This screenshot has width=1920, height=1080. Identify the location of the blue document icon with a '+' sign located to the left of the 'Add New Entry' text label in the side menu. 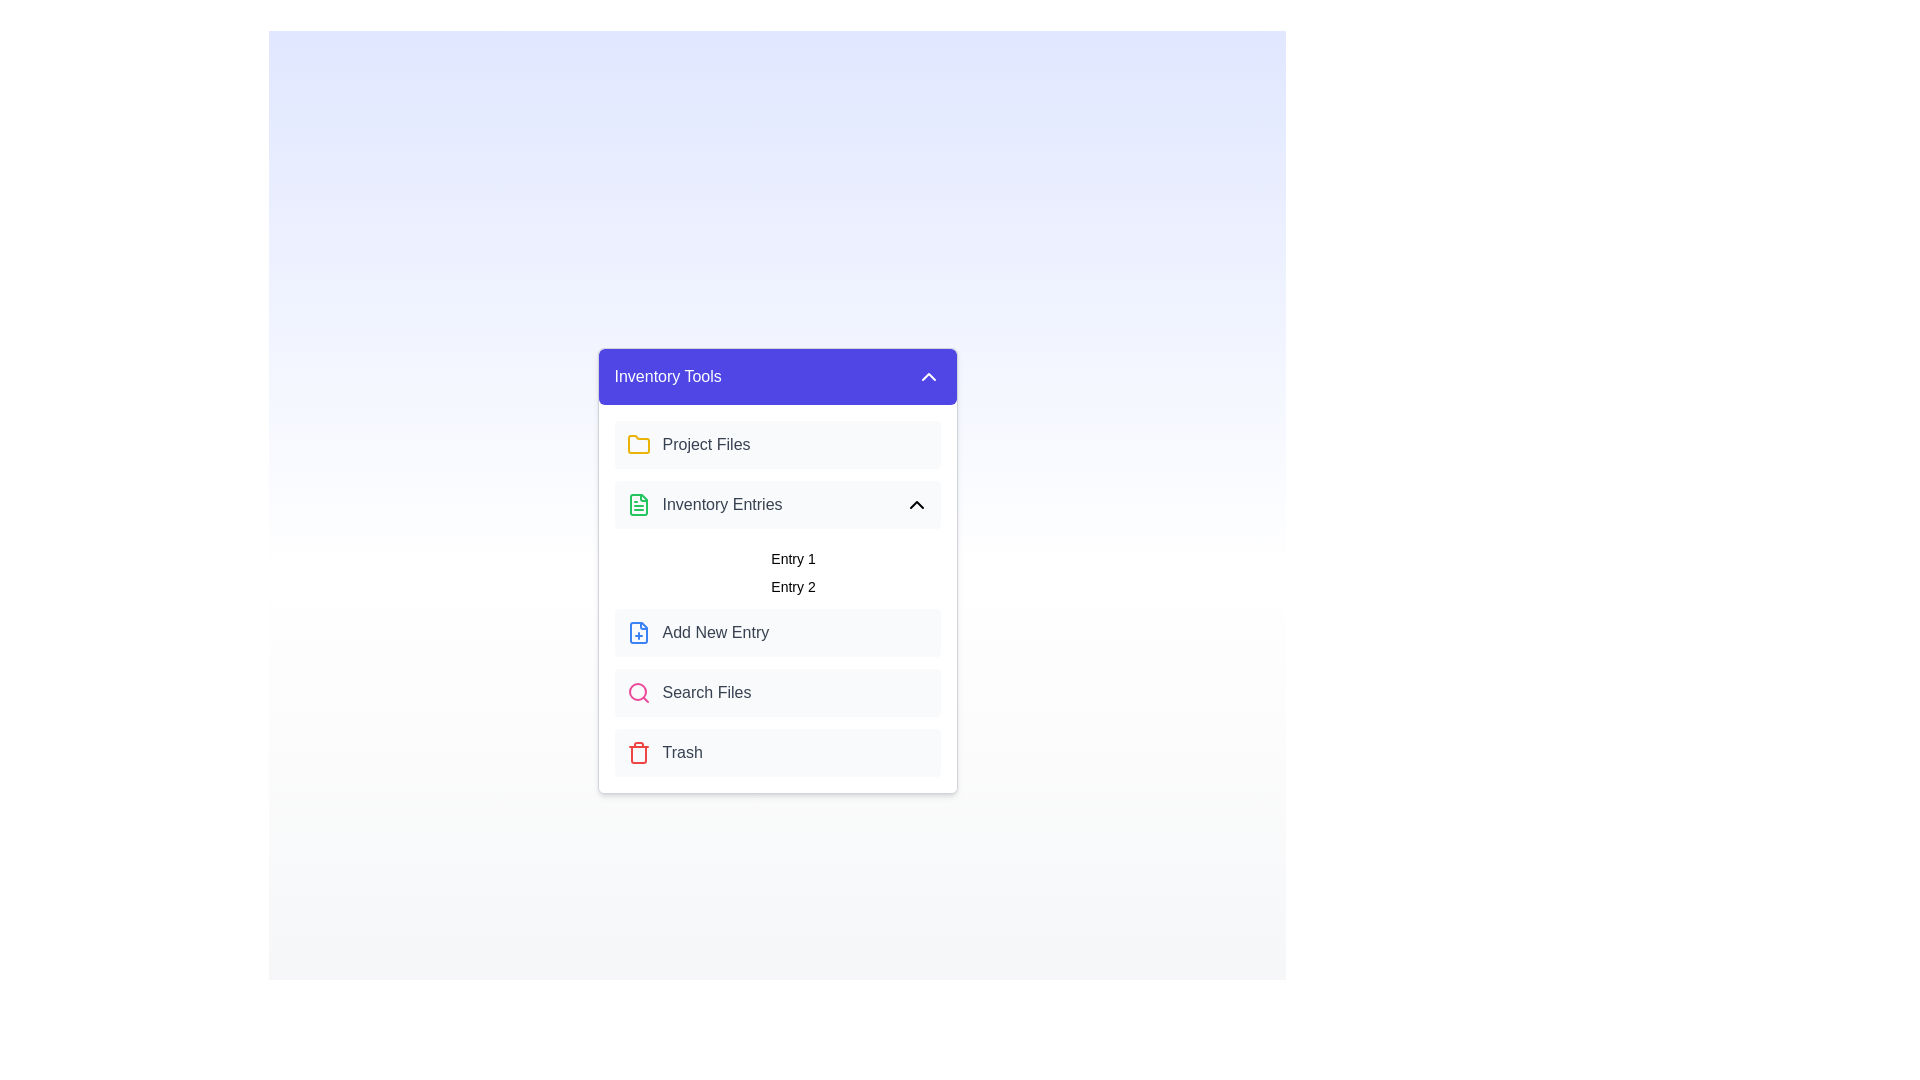
(637, 632).